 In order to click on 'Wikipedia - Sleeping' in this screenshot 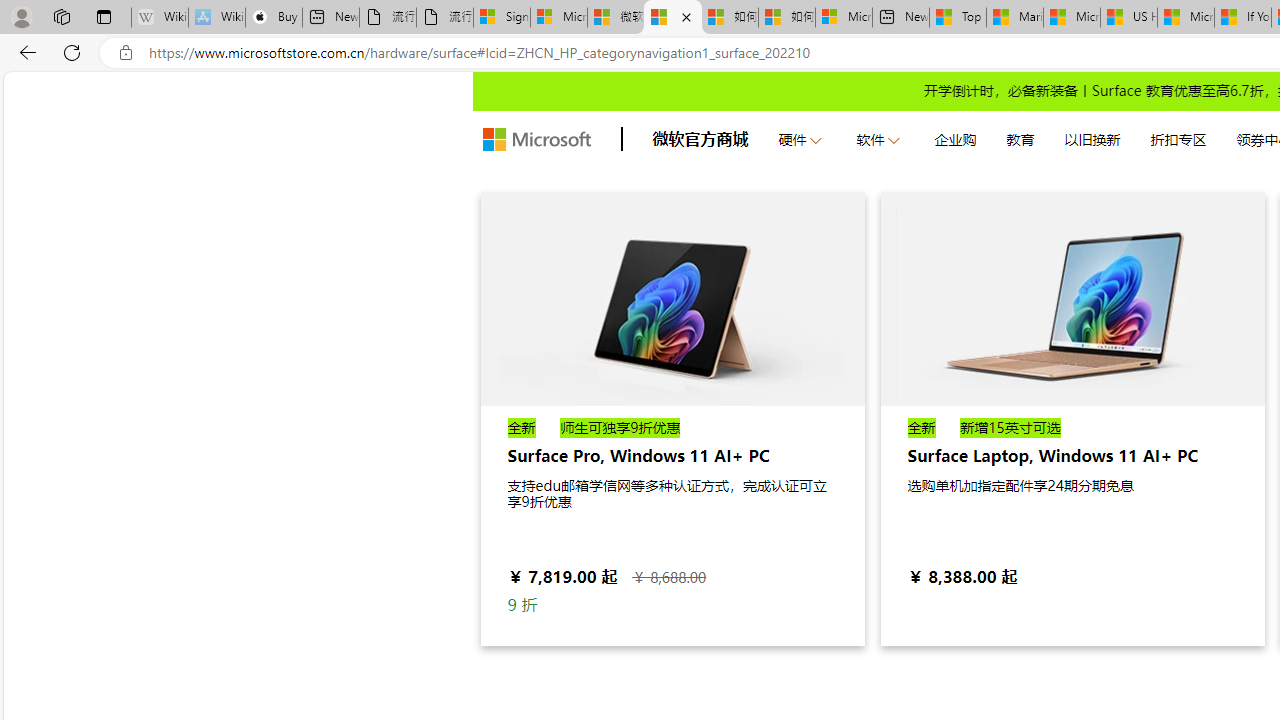, I will do `click(160, 17)`.